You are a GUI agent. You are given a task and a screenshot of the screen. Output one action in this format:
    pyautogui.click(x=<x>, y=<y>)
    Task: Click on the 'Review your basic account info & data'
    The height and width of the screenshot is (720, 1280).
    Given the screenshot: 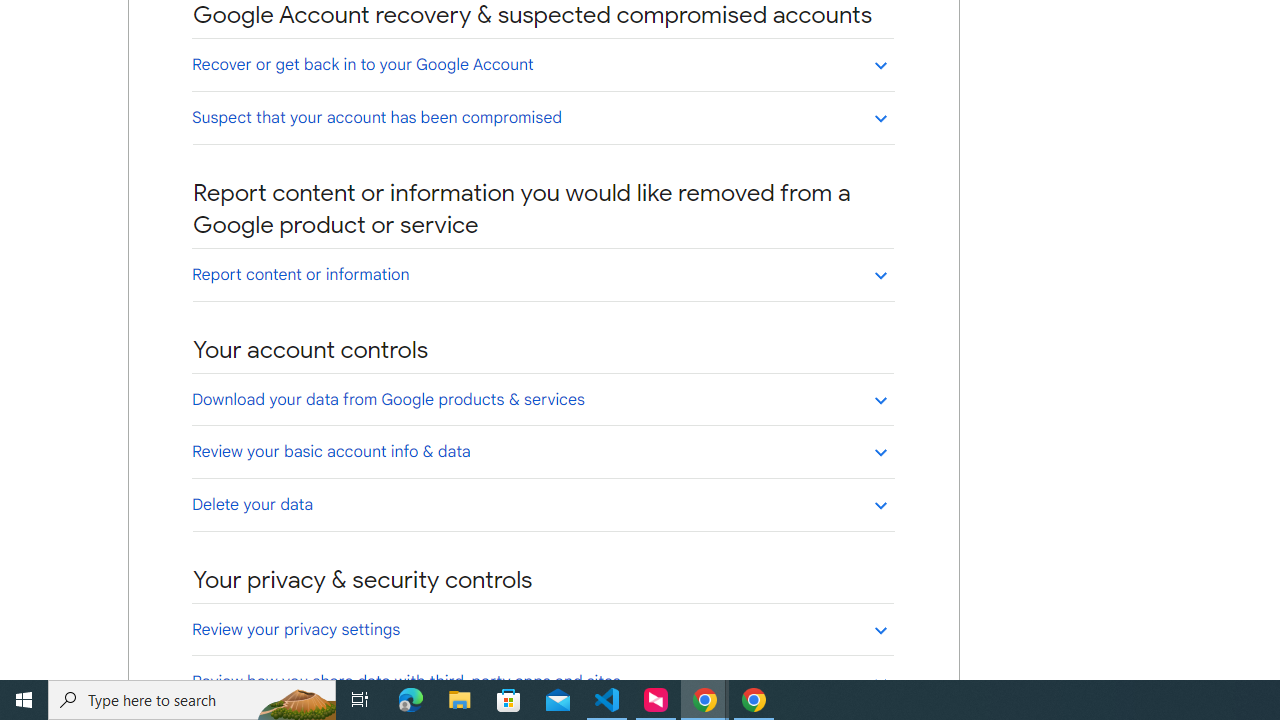 What is the action you would take?
    pyautogui.click(x=542, y=451)
    